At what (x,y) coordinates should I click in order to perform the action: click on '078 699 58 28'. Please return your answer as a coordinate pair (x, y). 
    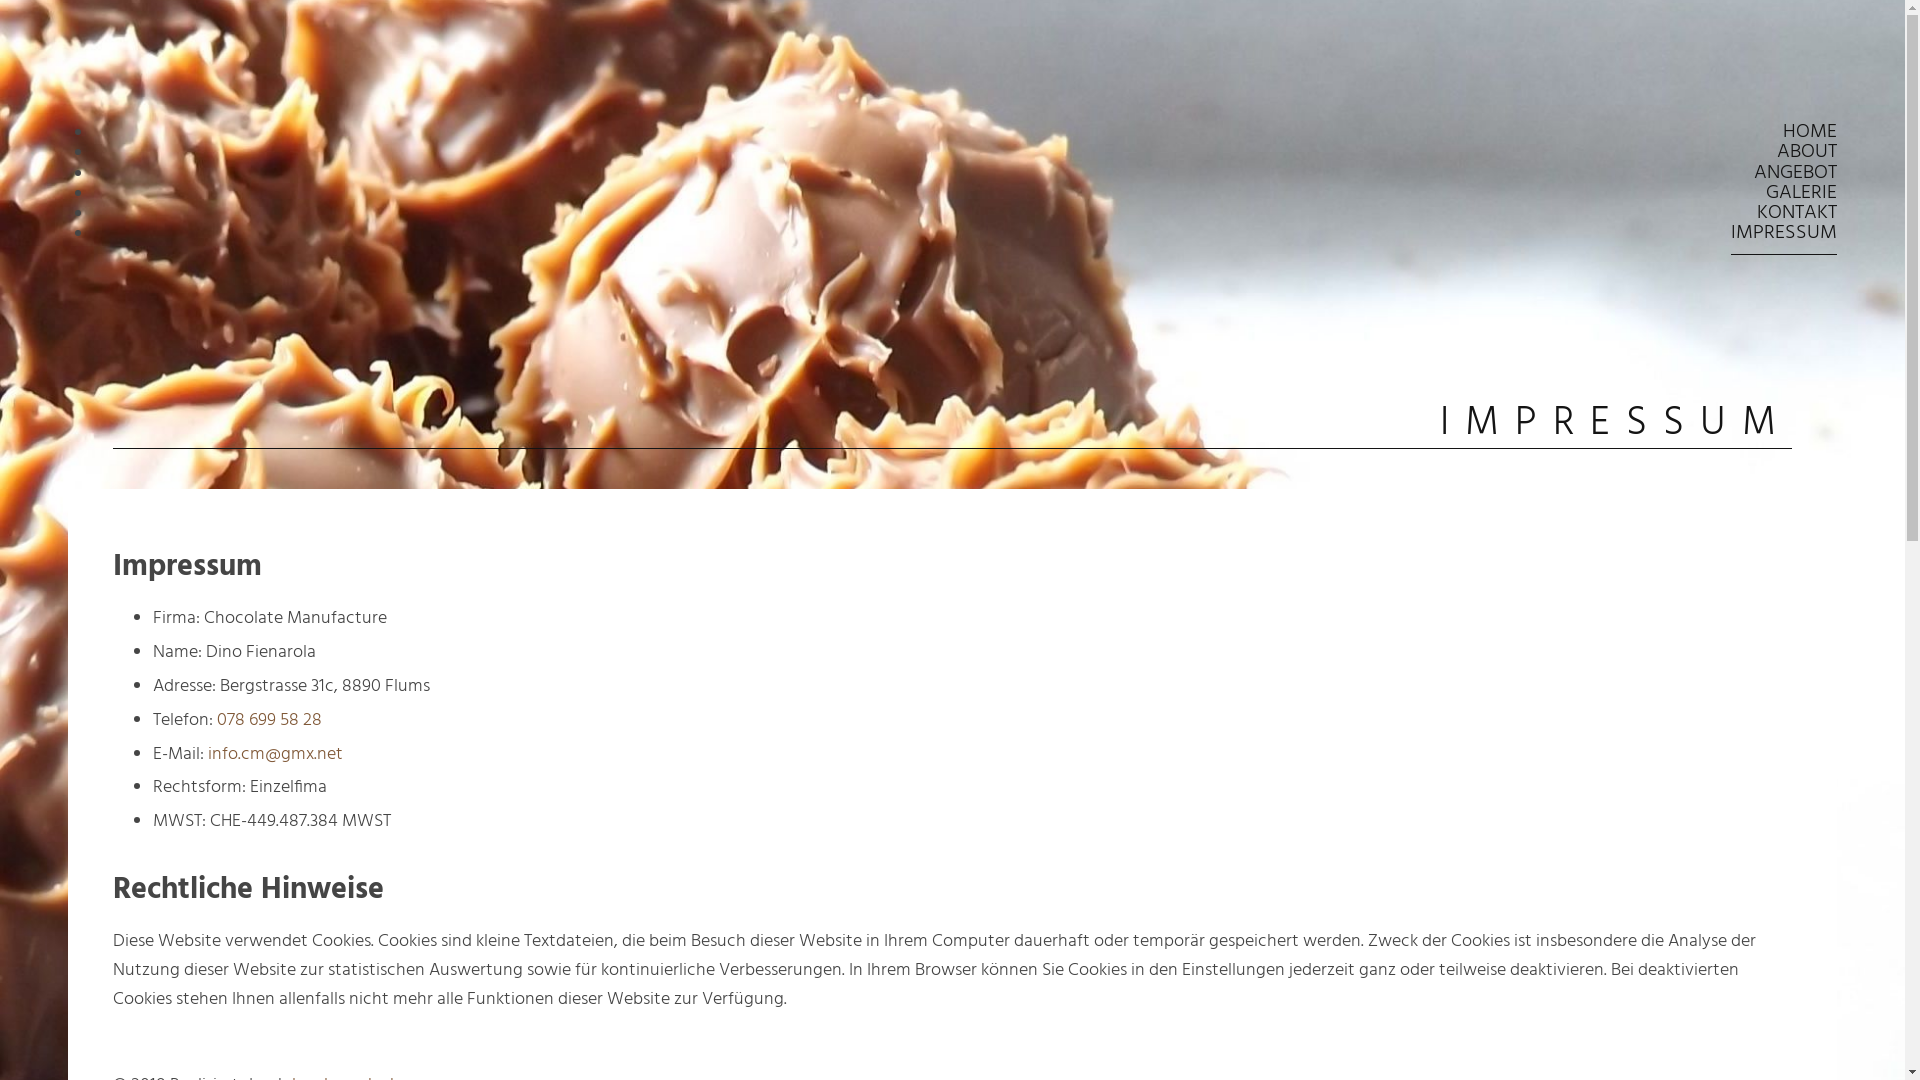
    Looking at the image, I should click on (268, 720).